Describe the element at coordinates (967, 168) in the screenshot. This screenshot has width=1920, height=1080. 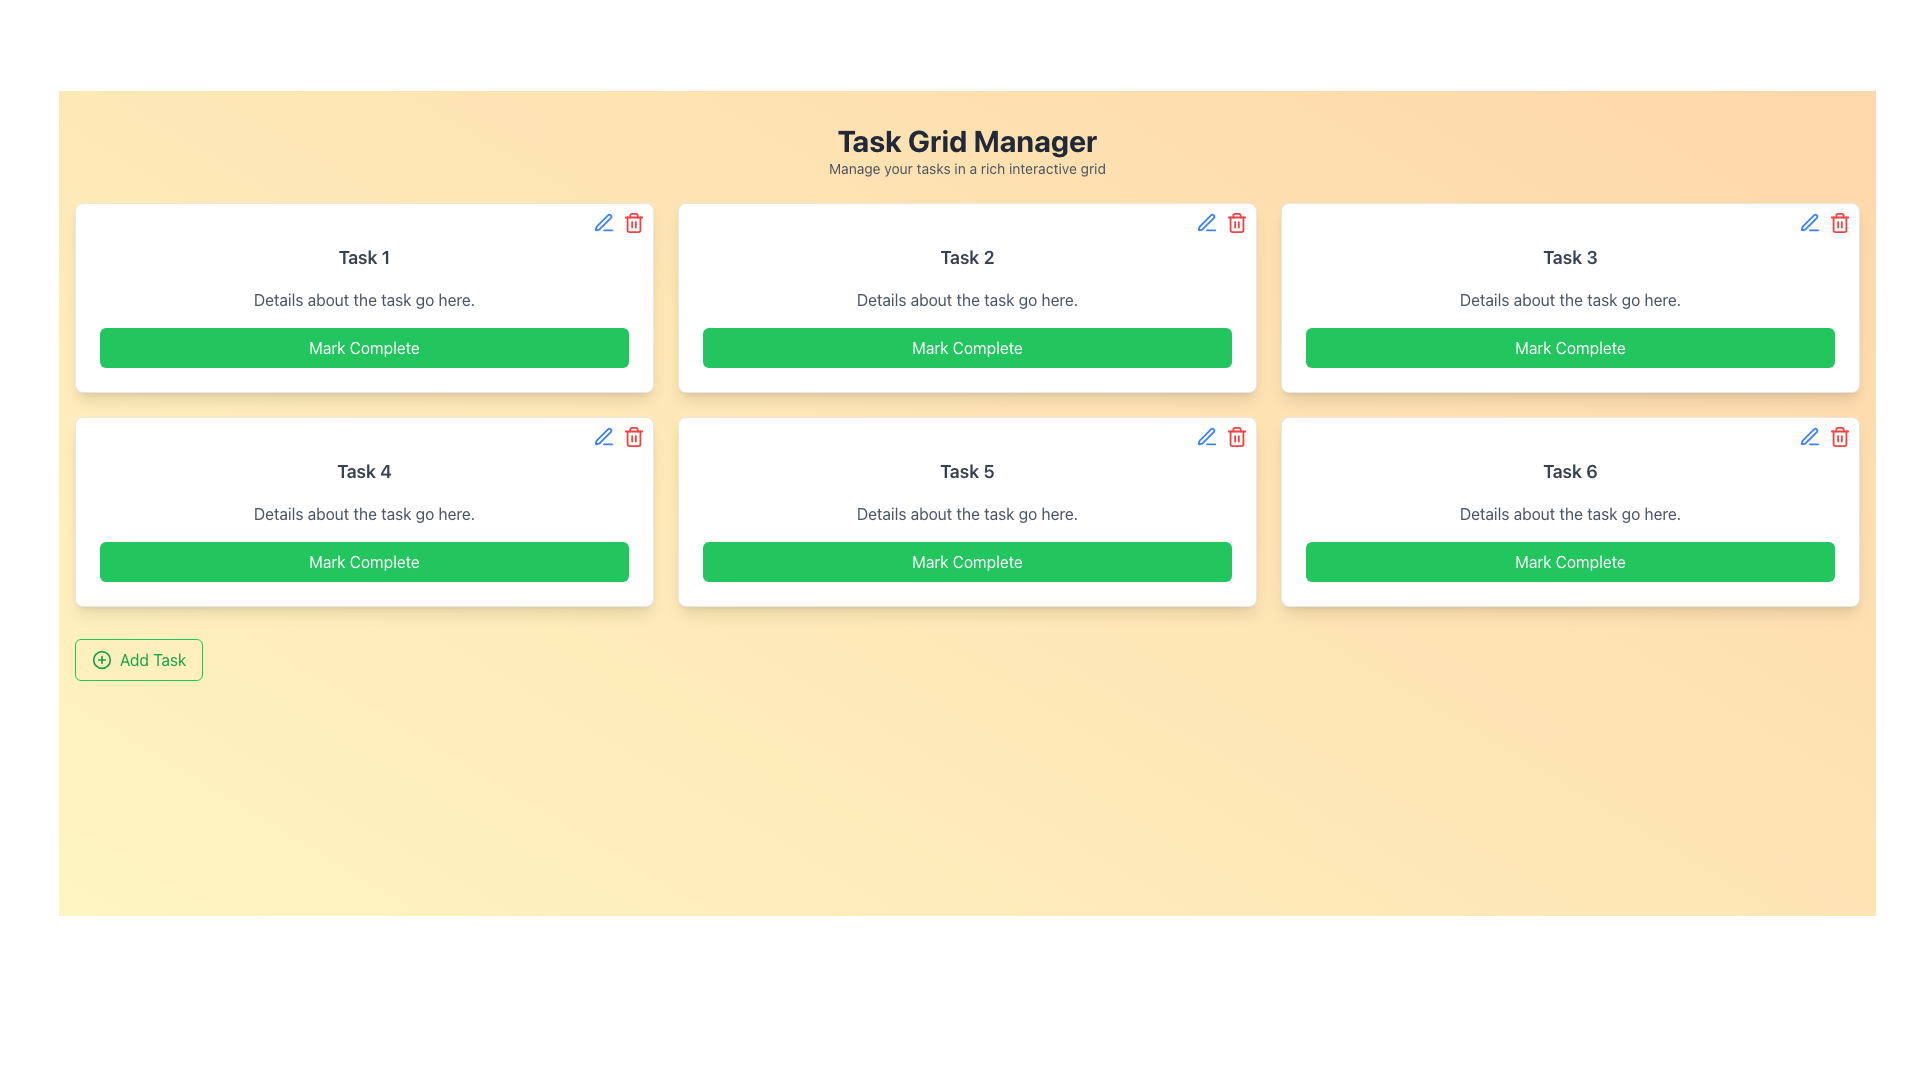
I see `the descriptive text label located directly below the 'Task Grid Manager' header, which provides information about the functionality of the 'Task Grid Manager' feature` at that location.